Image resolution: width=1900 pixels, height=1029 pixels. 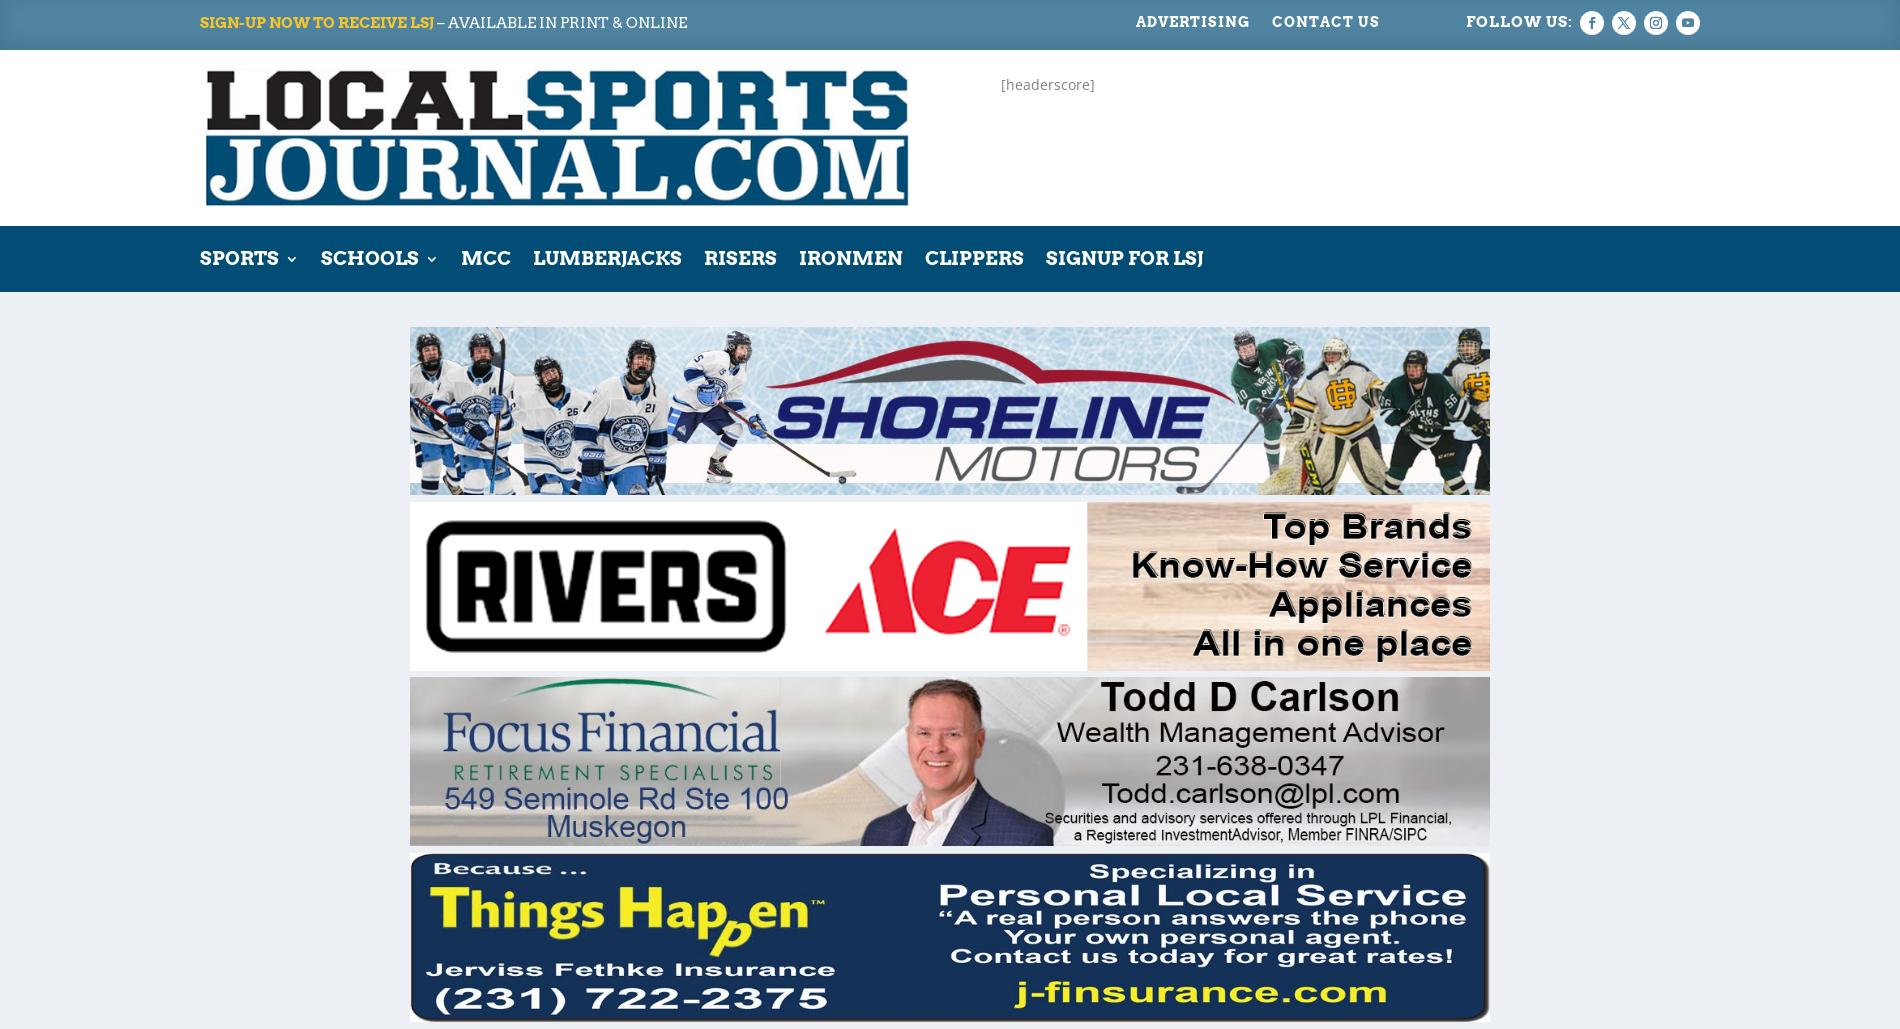 What do you see at coordinates (649, 713) in the screenshot?
I see `'Whitehall'` at bounding box center [649, 713].